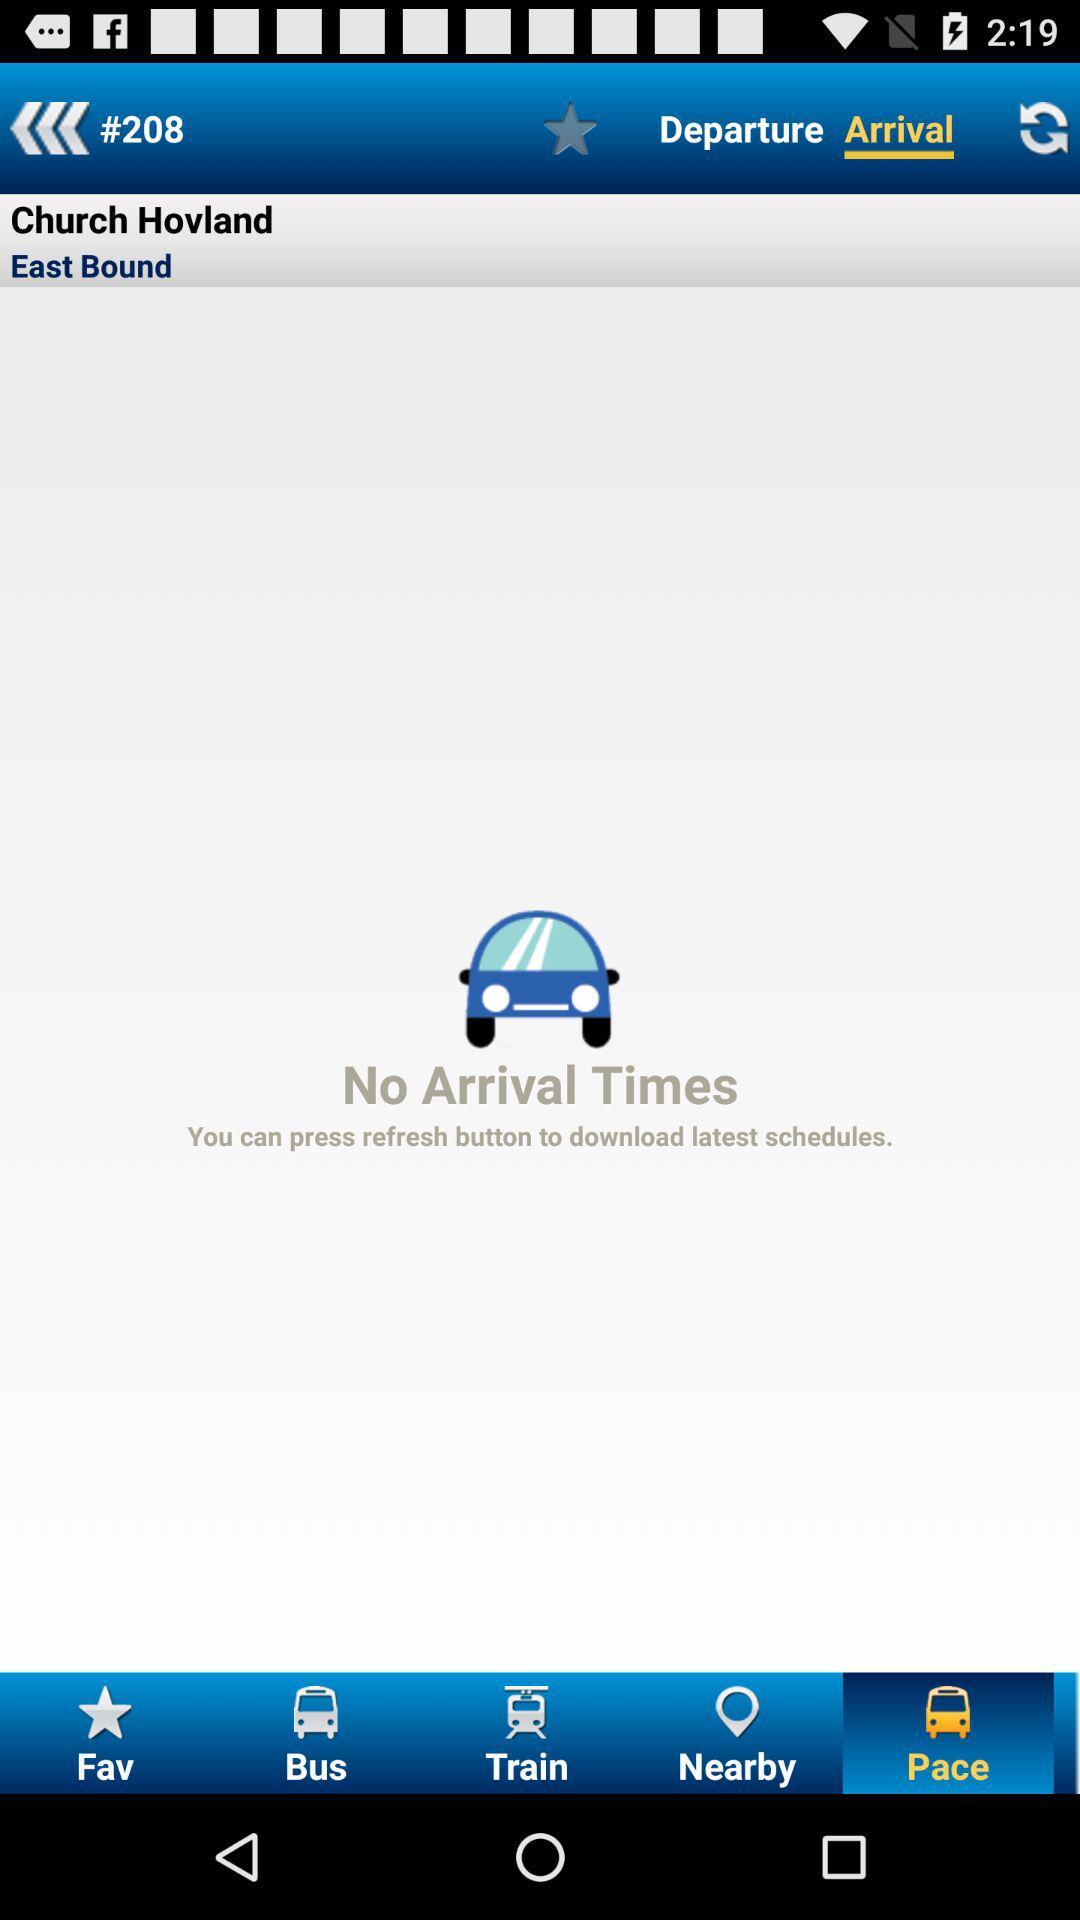 This screenshot has height=1920, width=1080. What do you see at coordinates (48, 127) in the screenshot?
I see `go back` at bounding box center [48, 127].